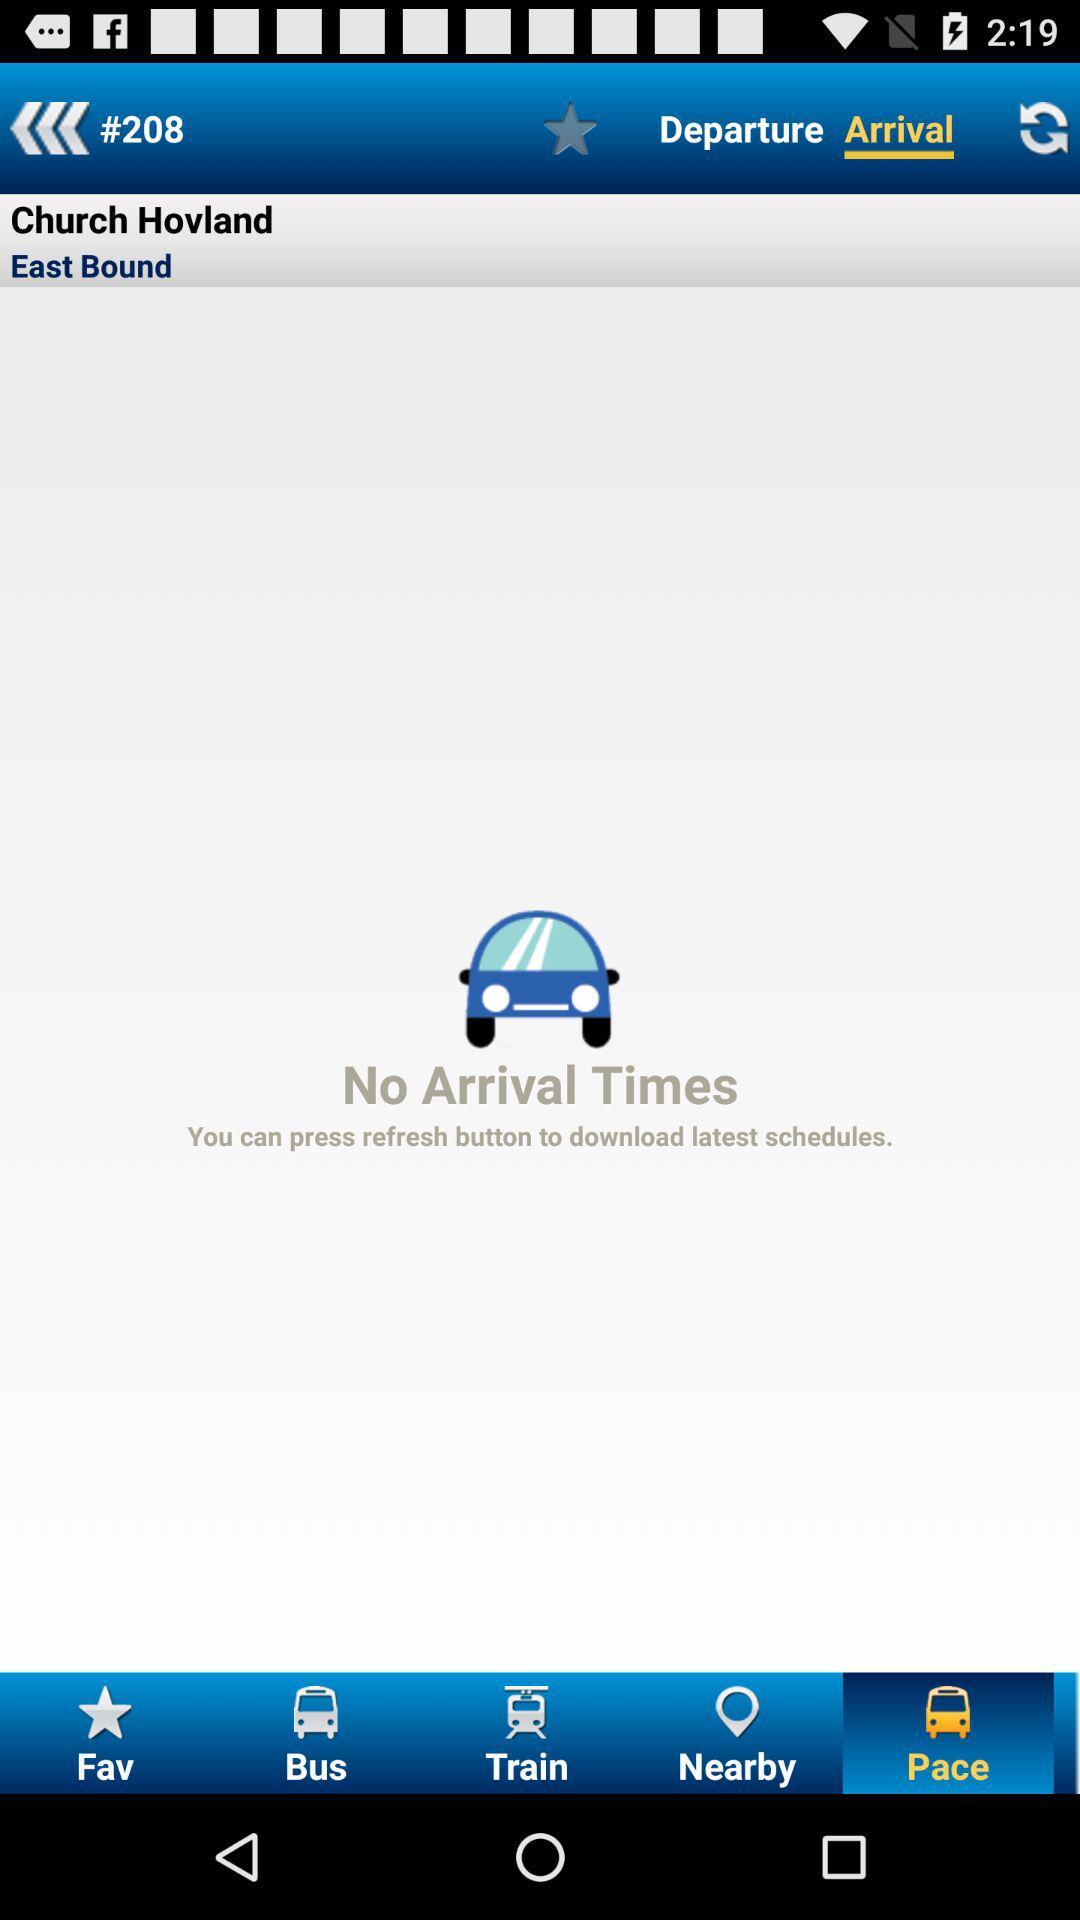 This screenshot has height=1920, width=1080. What do you see at coordinates (48, 127) in the screenshot?
I see `go back` at bounding box center [48, 127].